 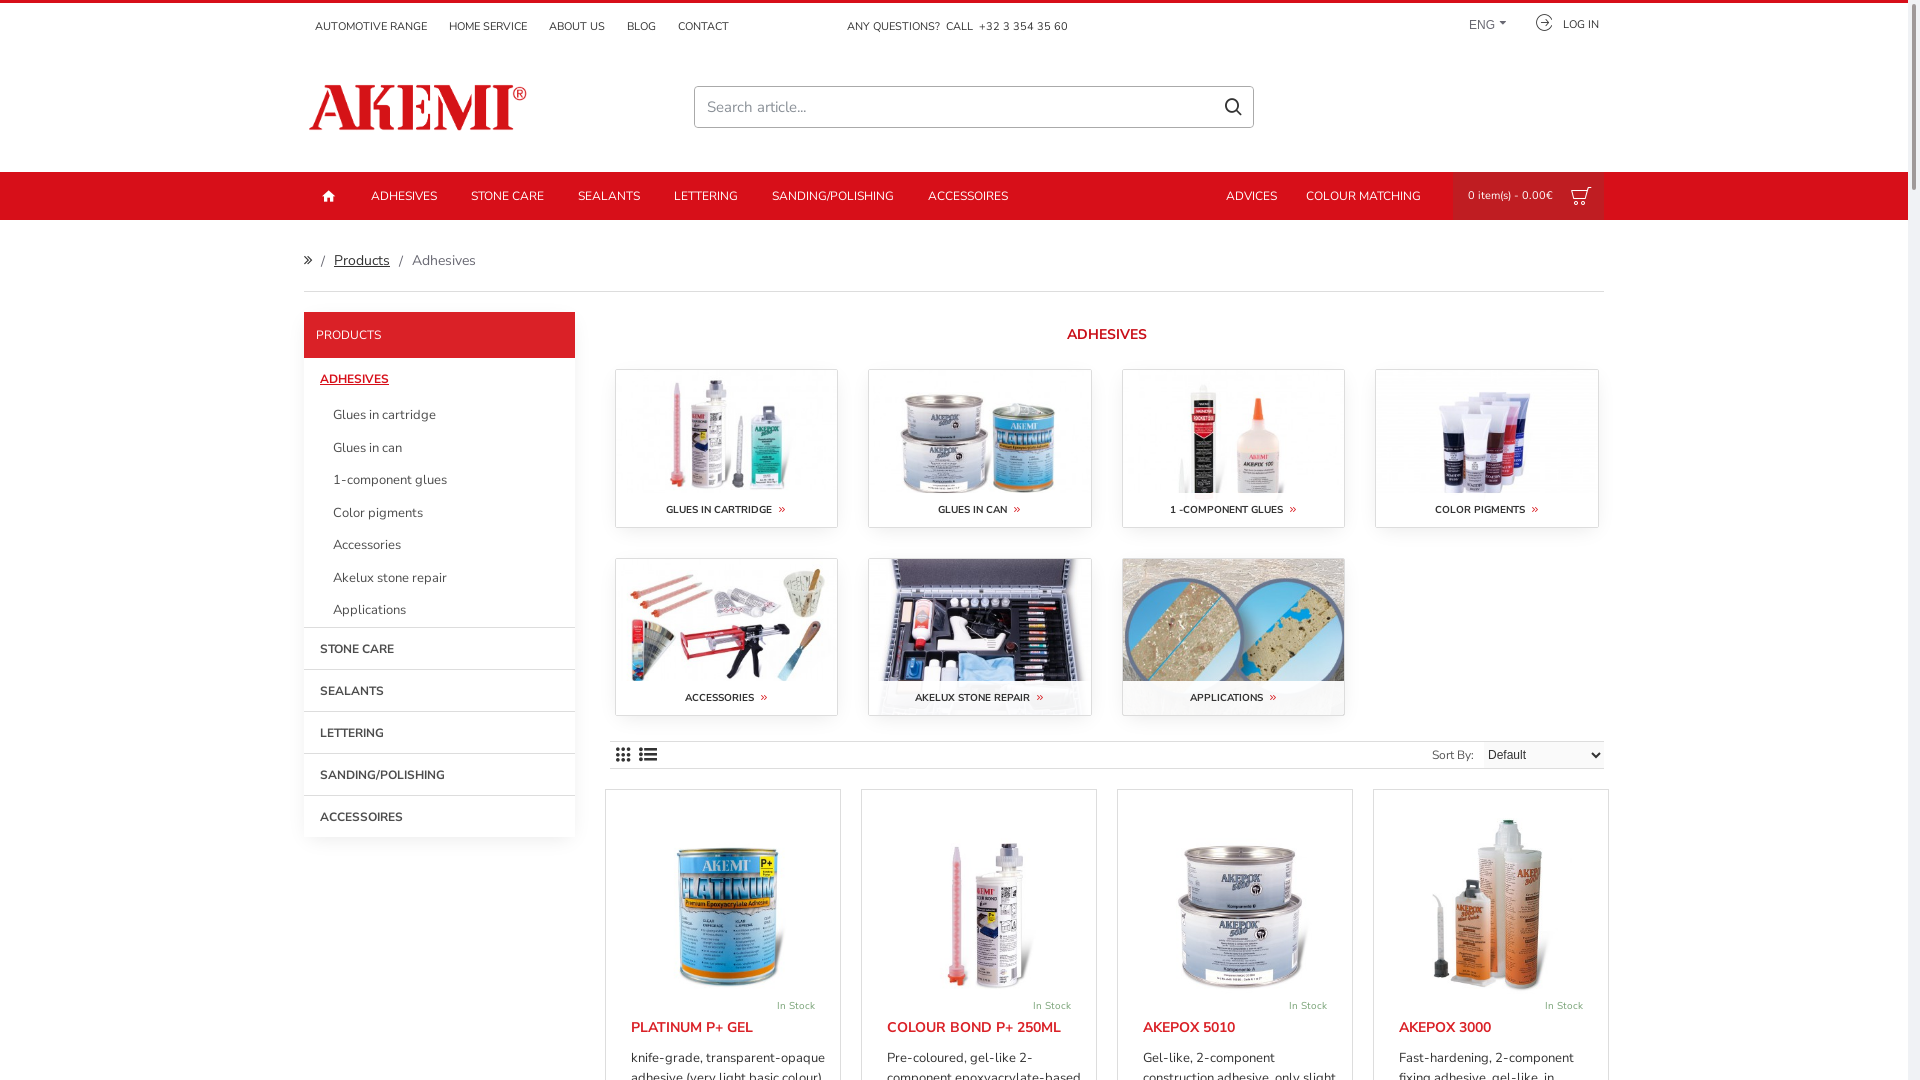 What do you see at coordinates (438, 578) in the screenshot?
I see `'Akelux stone repair'` at bounding box center [438, 578].